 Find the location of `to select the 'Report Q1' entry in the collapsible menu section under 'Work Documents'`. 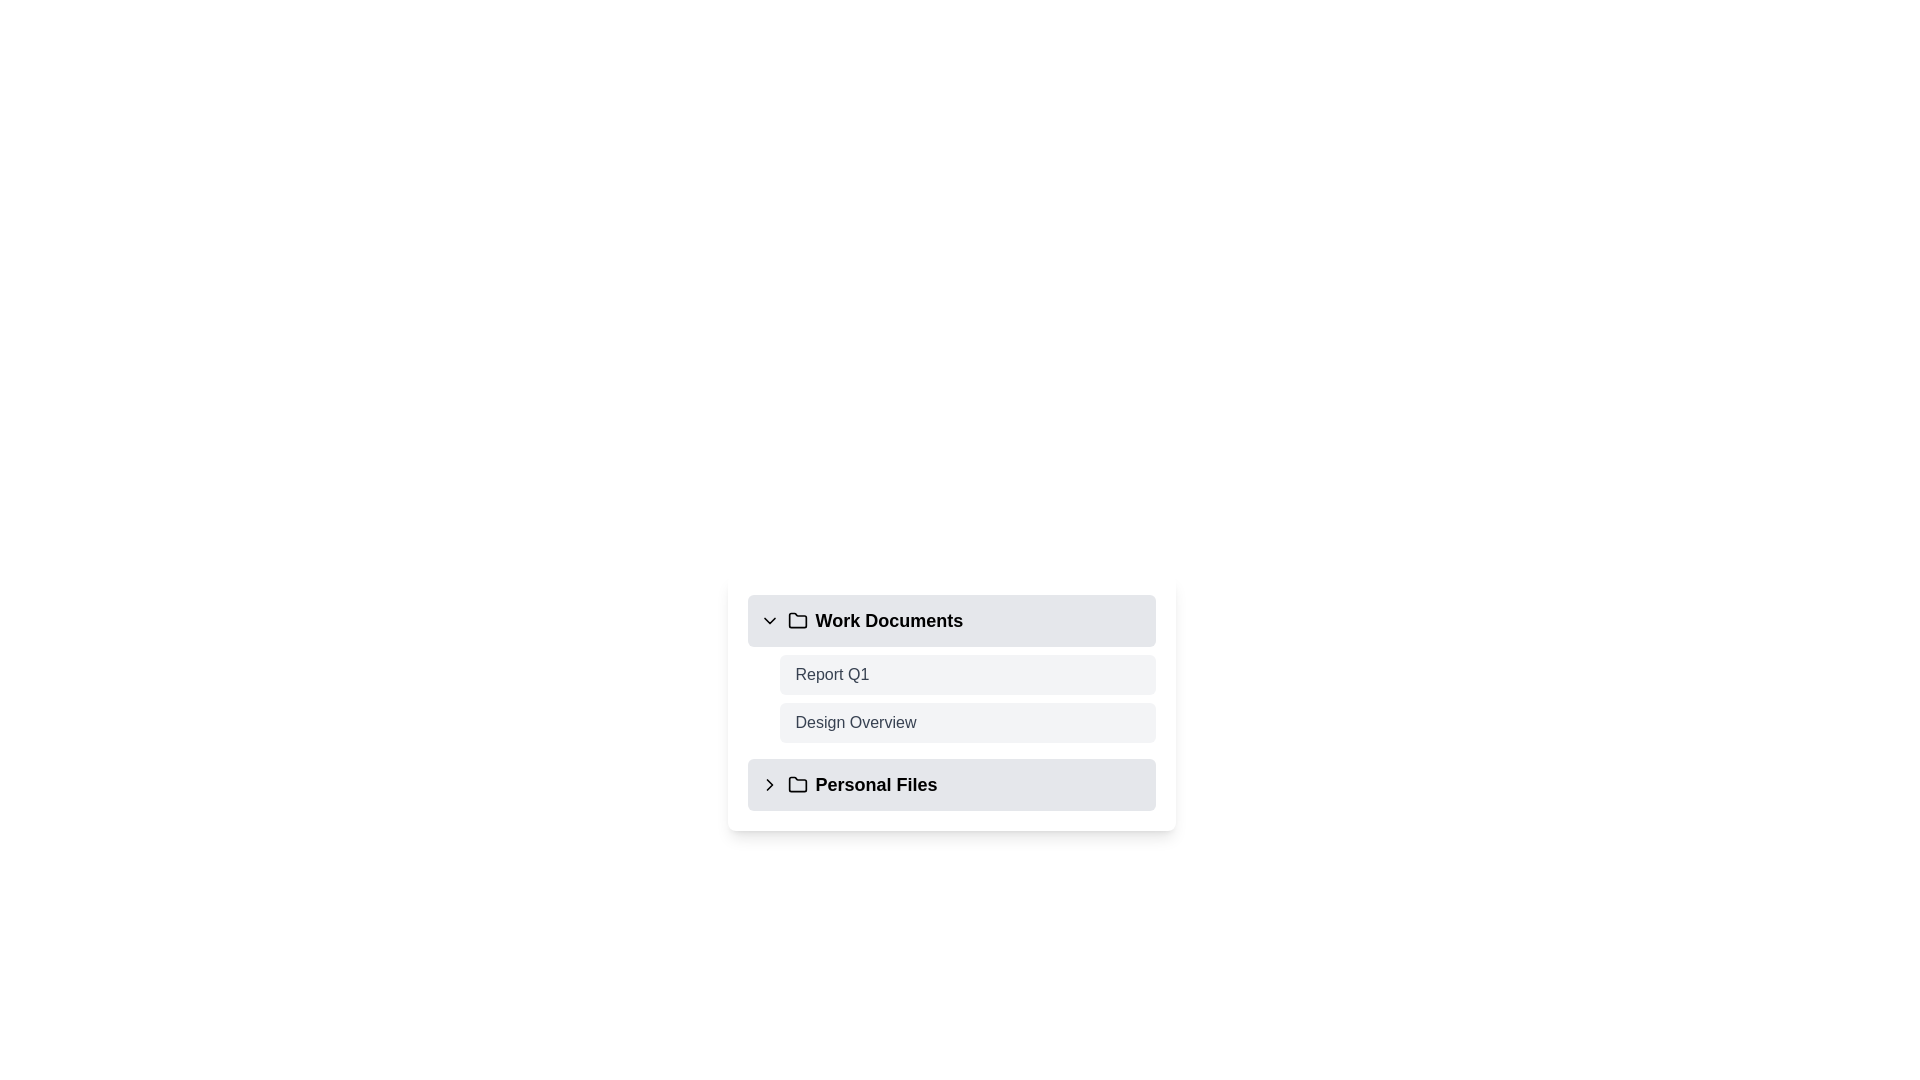

to select the 'Report Q1' entry in the collapsible menu section under 'Work Documents' is located at coordinates (950, 668).